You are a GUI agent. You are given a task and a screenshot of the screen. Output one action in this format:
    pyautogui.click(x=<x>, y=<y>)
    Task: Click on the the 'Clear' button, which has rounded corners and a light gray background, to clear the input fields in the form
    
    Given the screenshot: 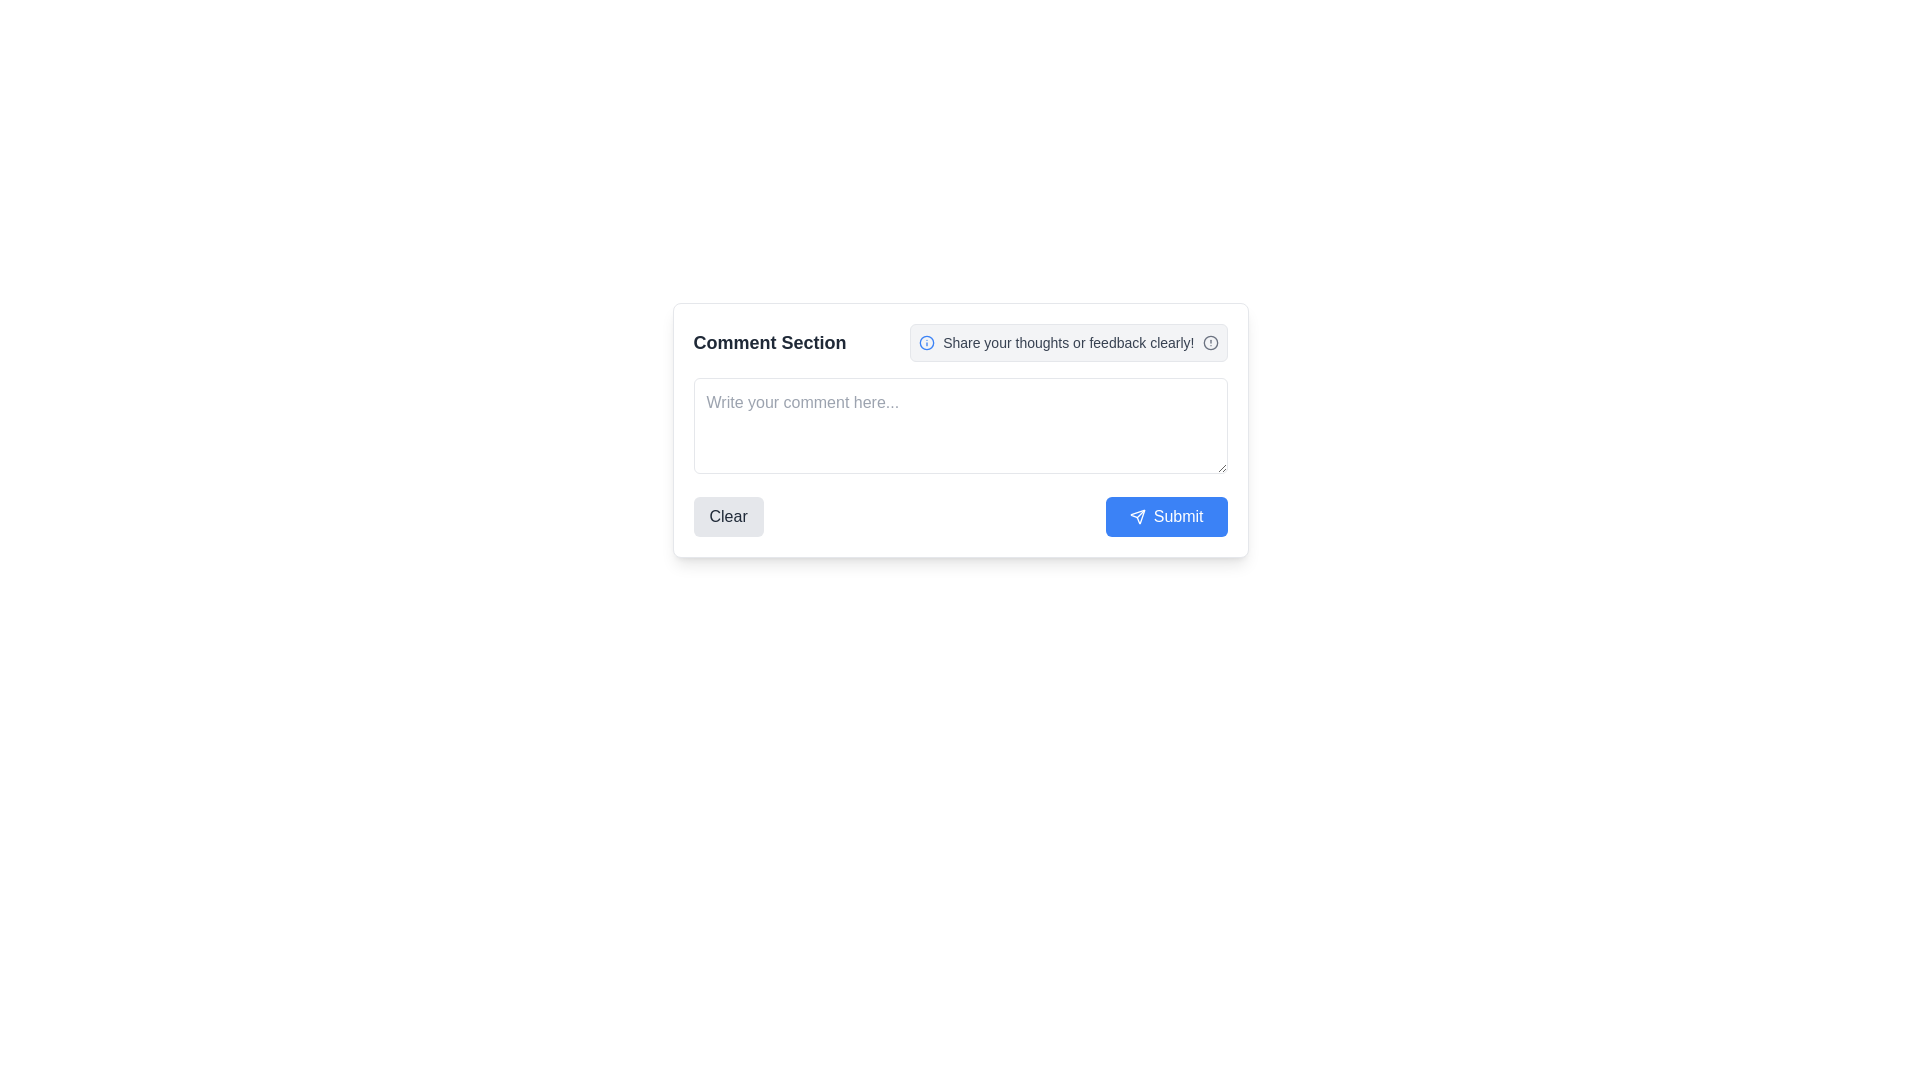 What is the action you would take?
    pyautogui.click(x=727, y=515)
    